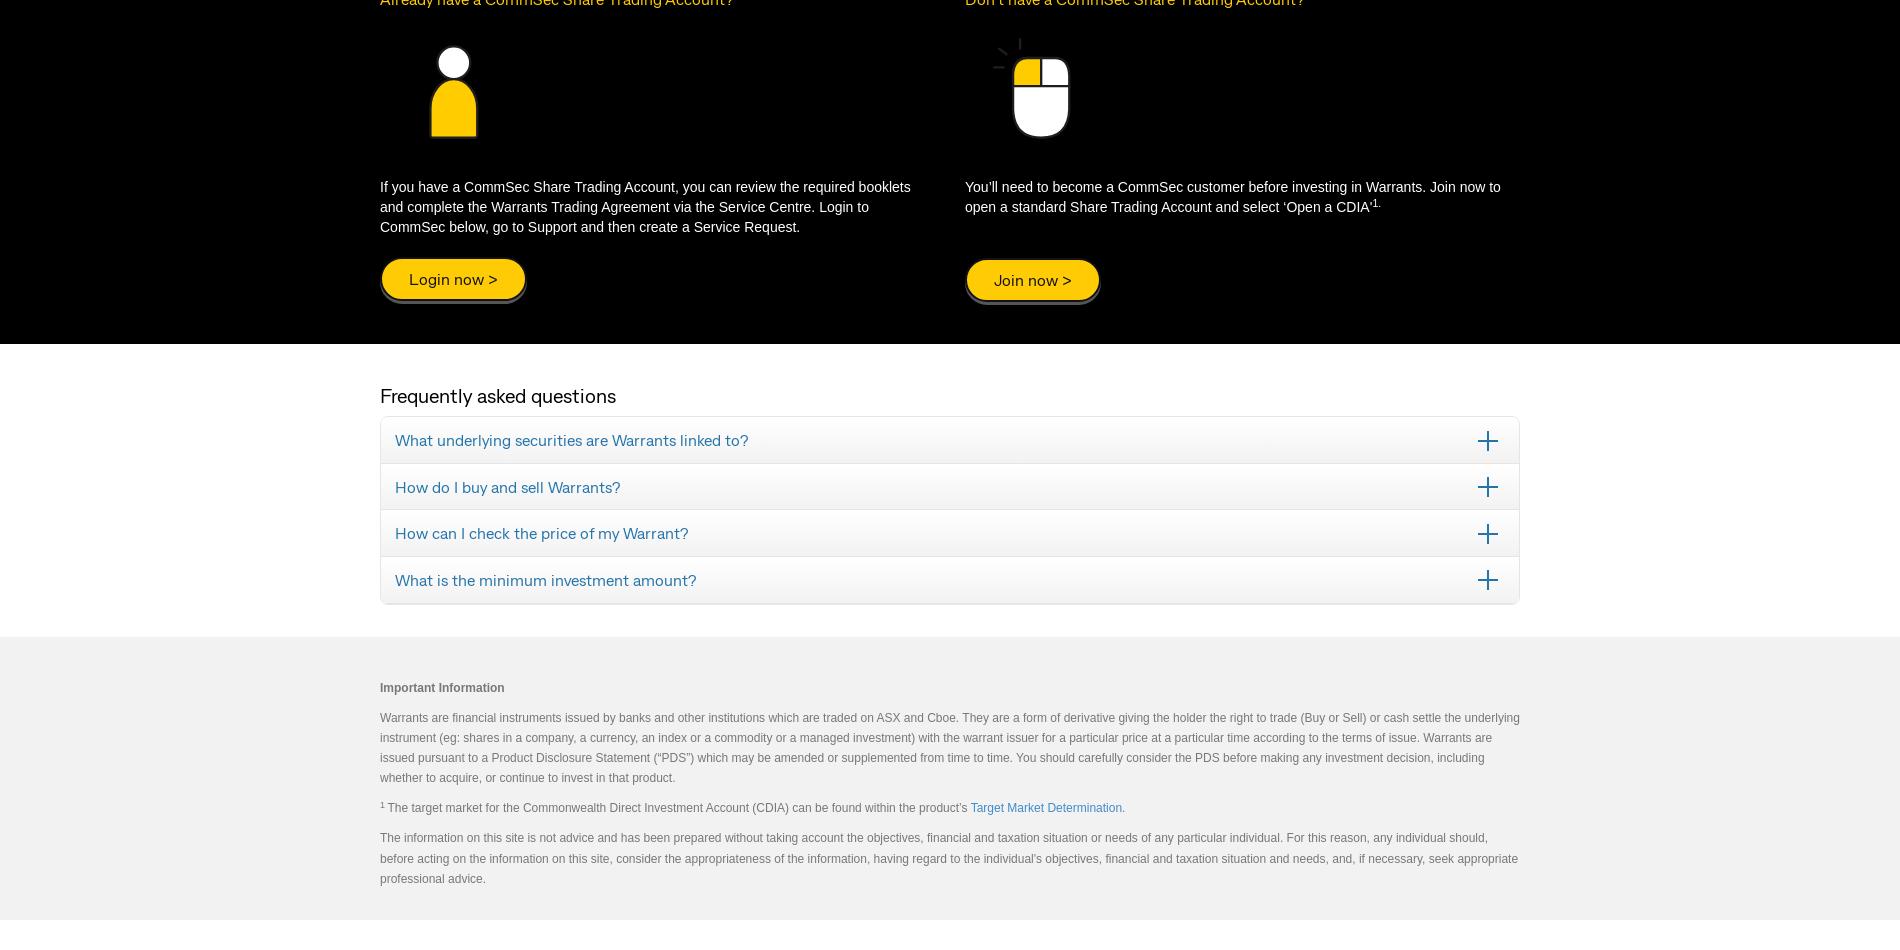 The width and height of the screenshot is (1900, 950). Describe the element at coordinates (394, 485) in the screenshot. I see `'How do I buy and sell Warrants?'` at that location.